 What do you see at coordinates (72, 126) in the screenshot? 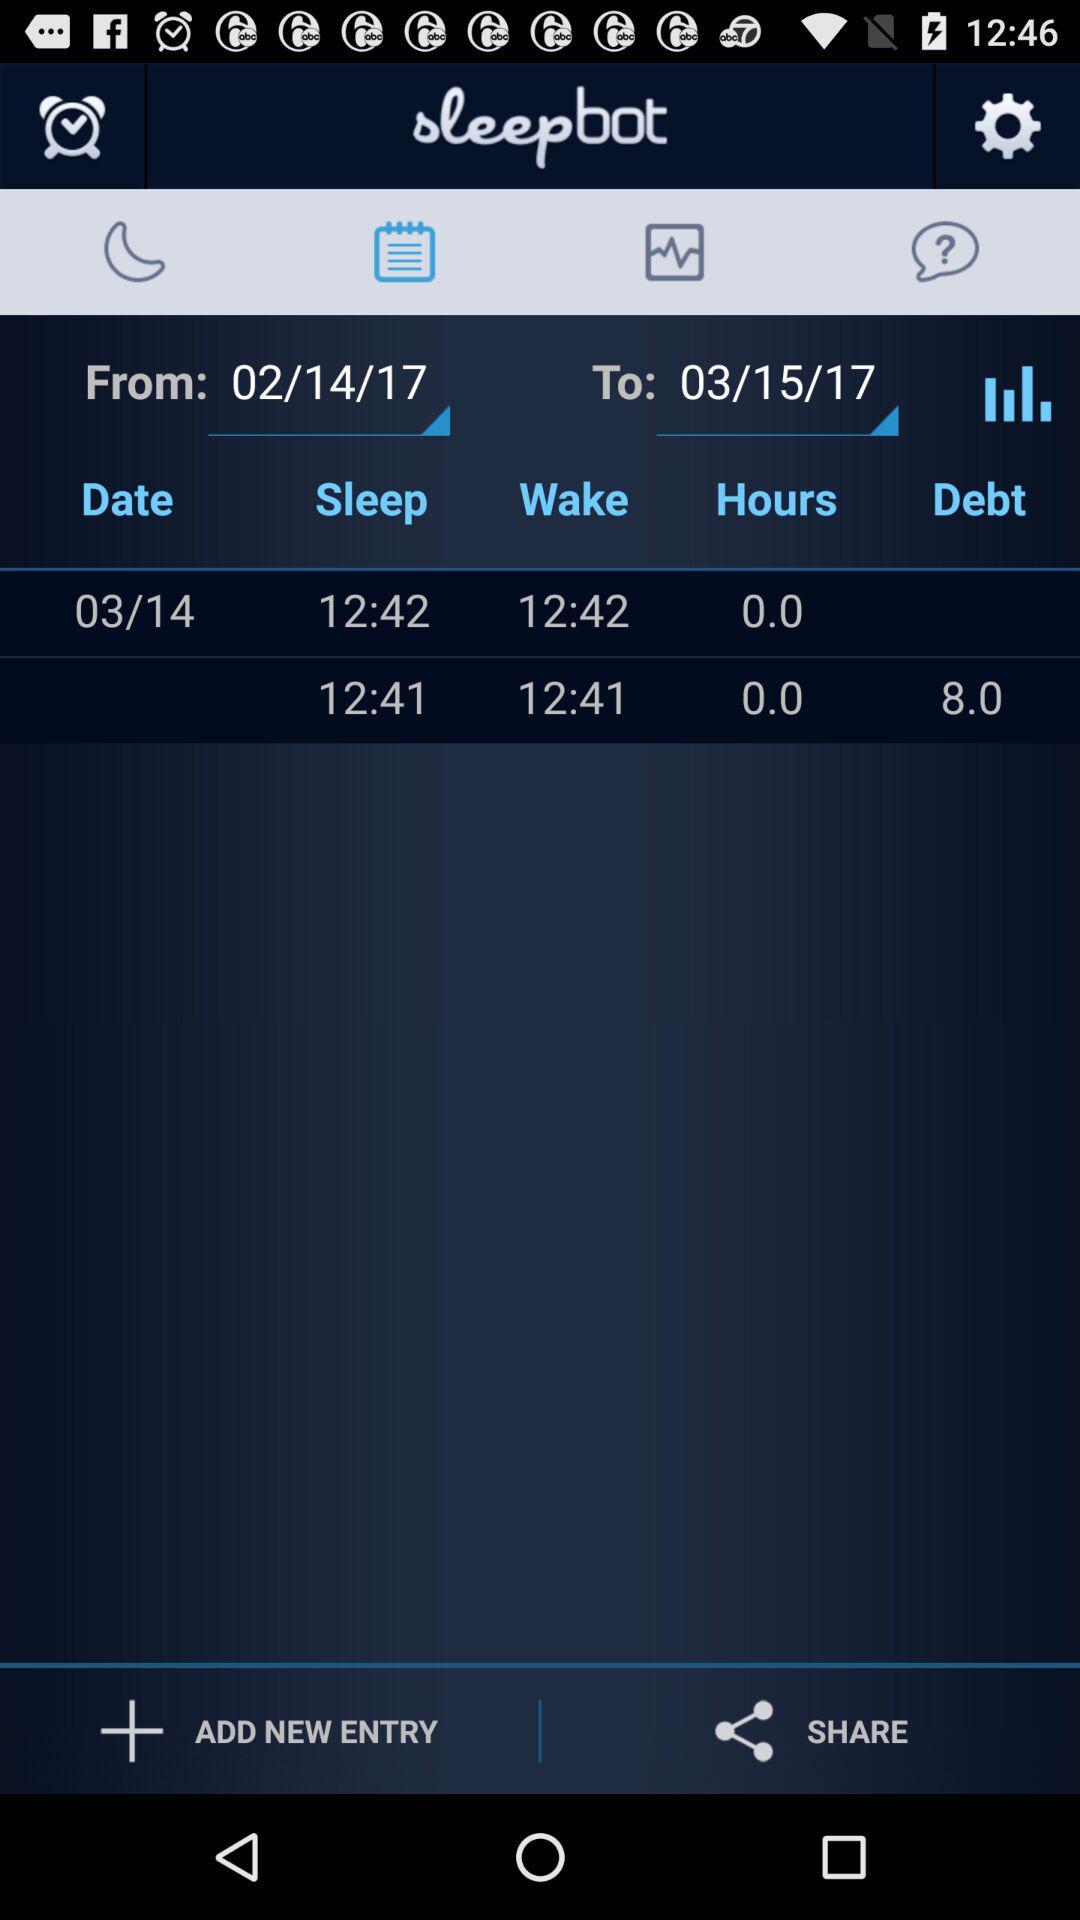
I see `alarm` at bounding box center [72, 126].